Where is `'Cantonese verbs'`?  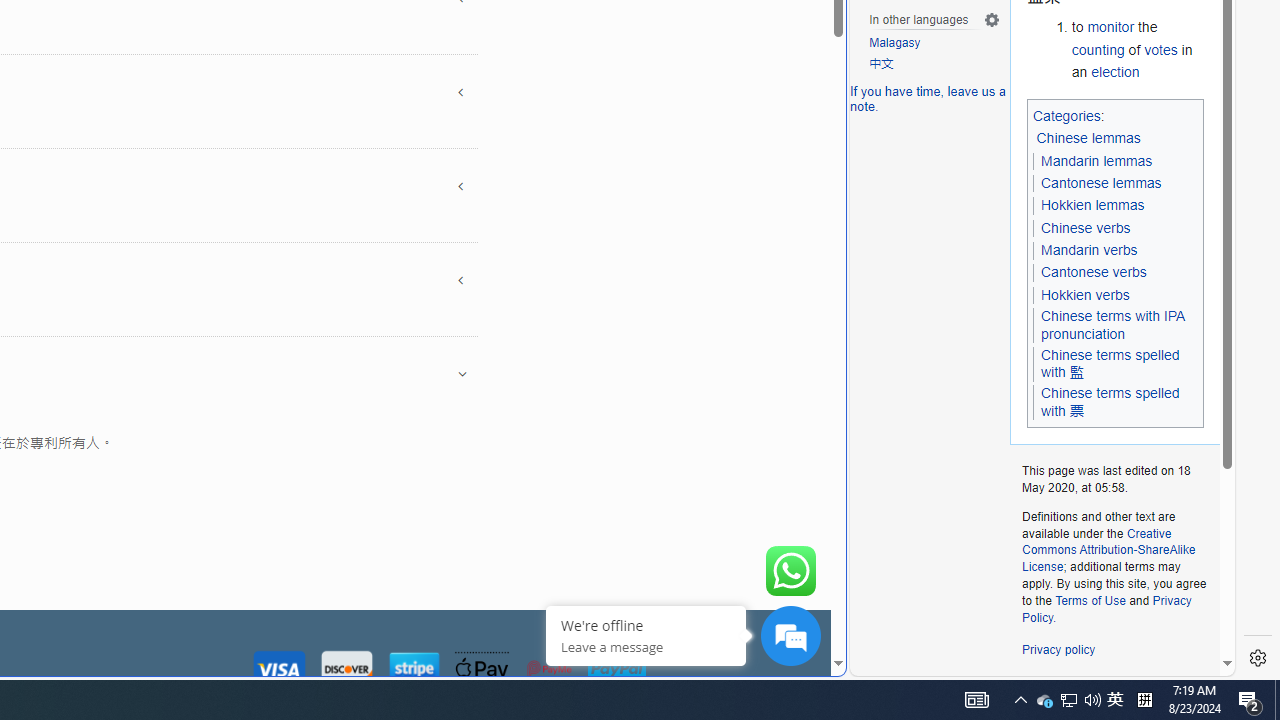
'Cantonese verbs' is located at coordinates (1092, 273).